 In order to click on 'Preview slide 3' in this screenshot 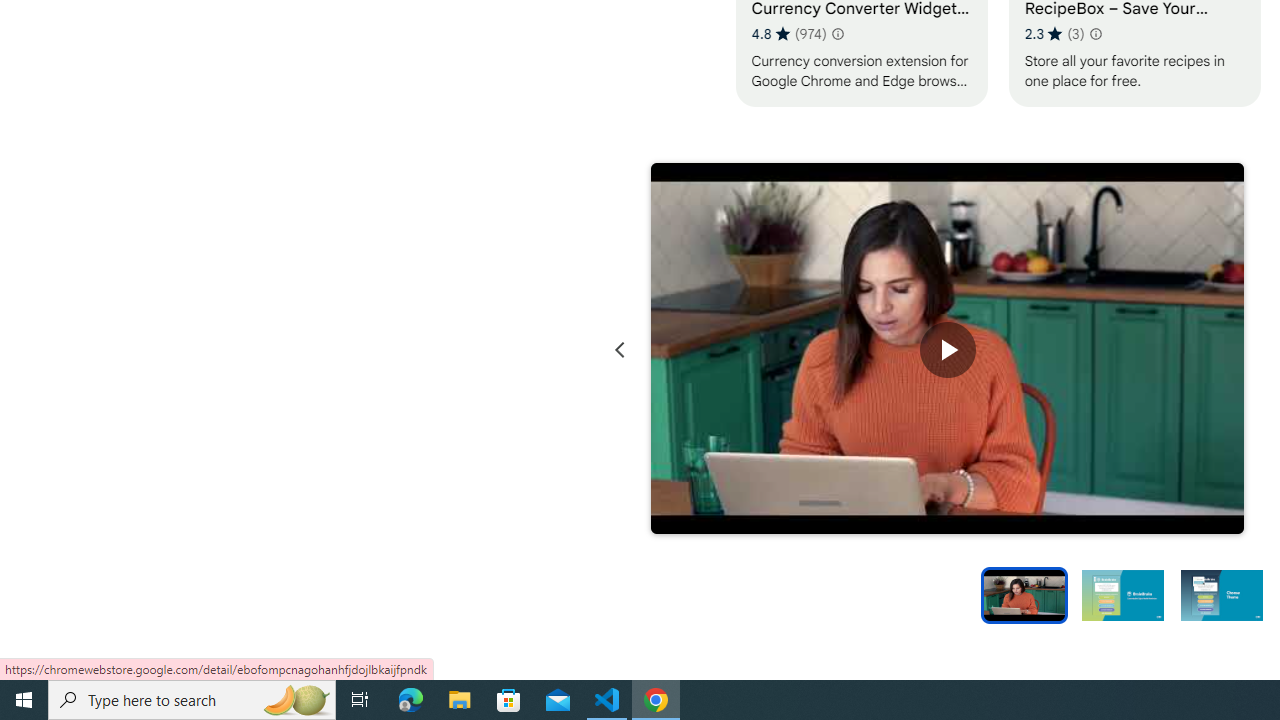, I will do `click(1221, 593)`.